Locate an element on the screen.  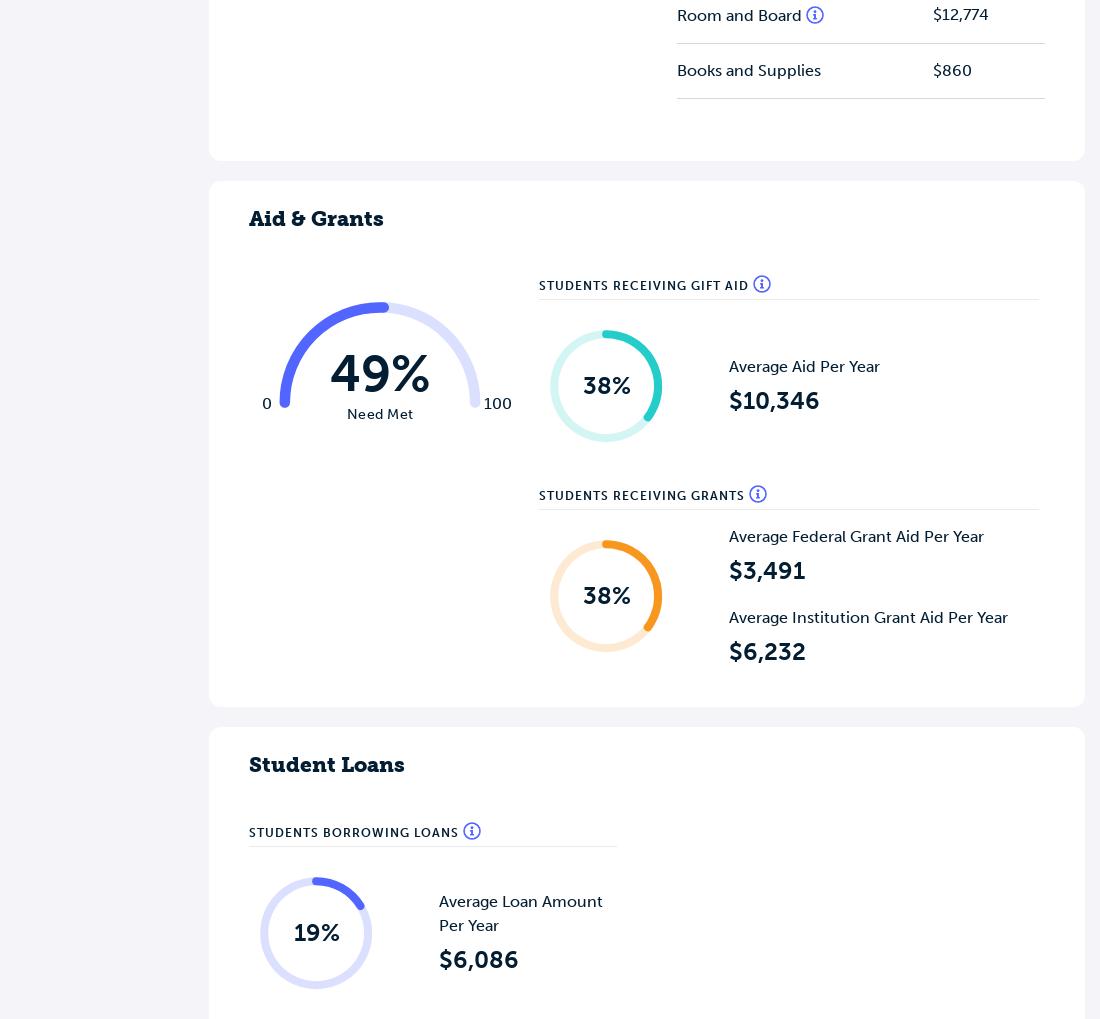
'Room and Board' is located at coordinates (740, 13).